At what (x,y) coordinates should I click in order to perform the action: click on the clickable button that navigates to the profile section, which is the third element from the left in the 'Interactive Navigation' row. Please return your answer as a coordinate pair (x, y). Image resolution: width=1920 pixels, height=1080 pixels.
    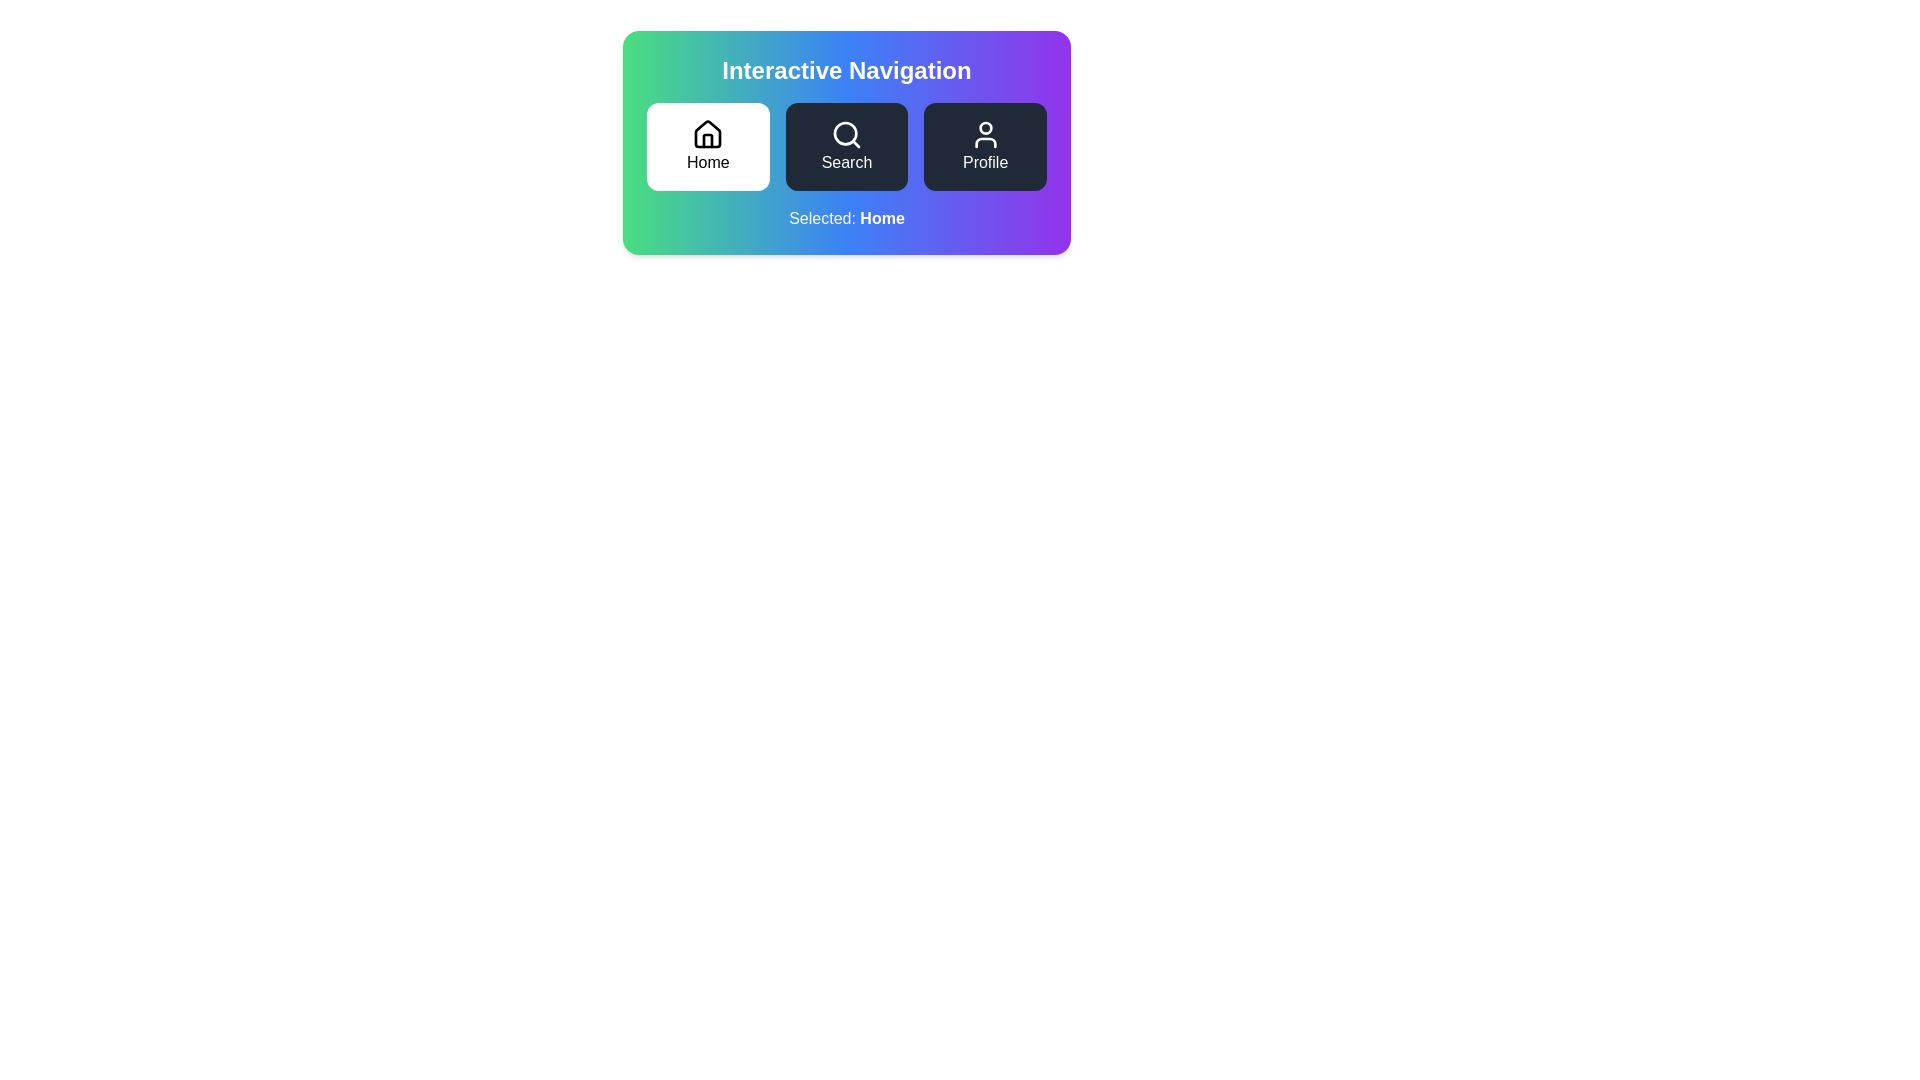
    Looking at the image, I should click on (985, 145).